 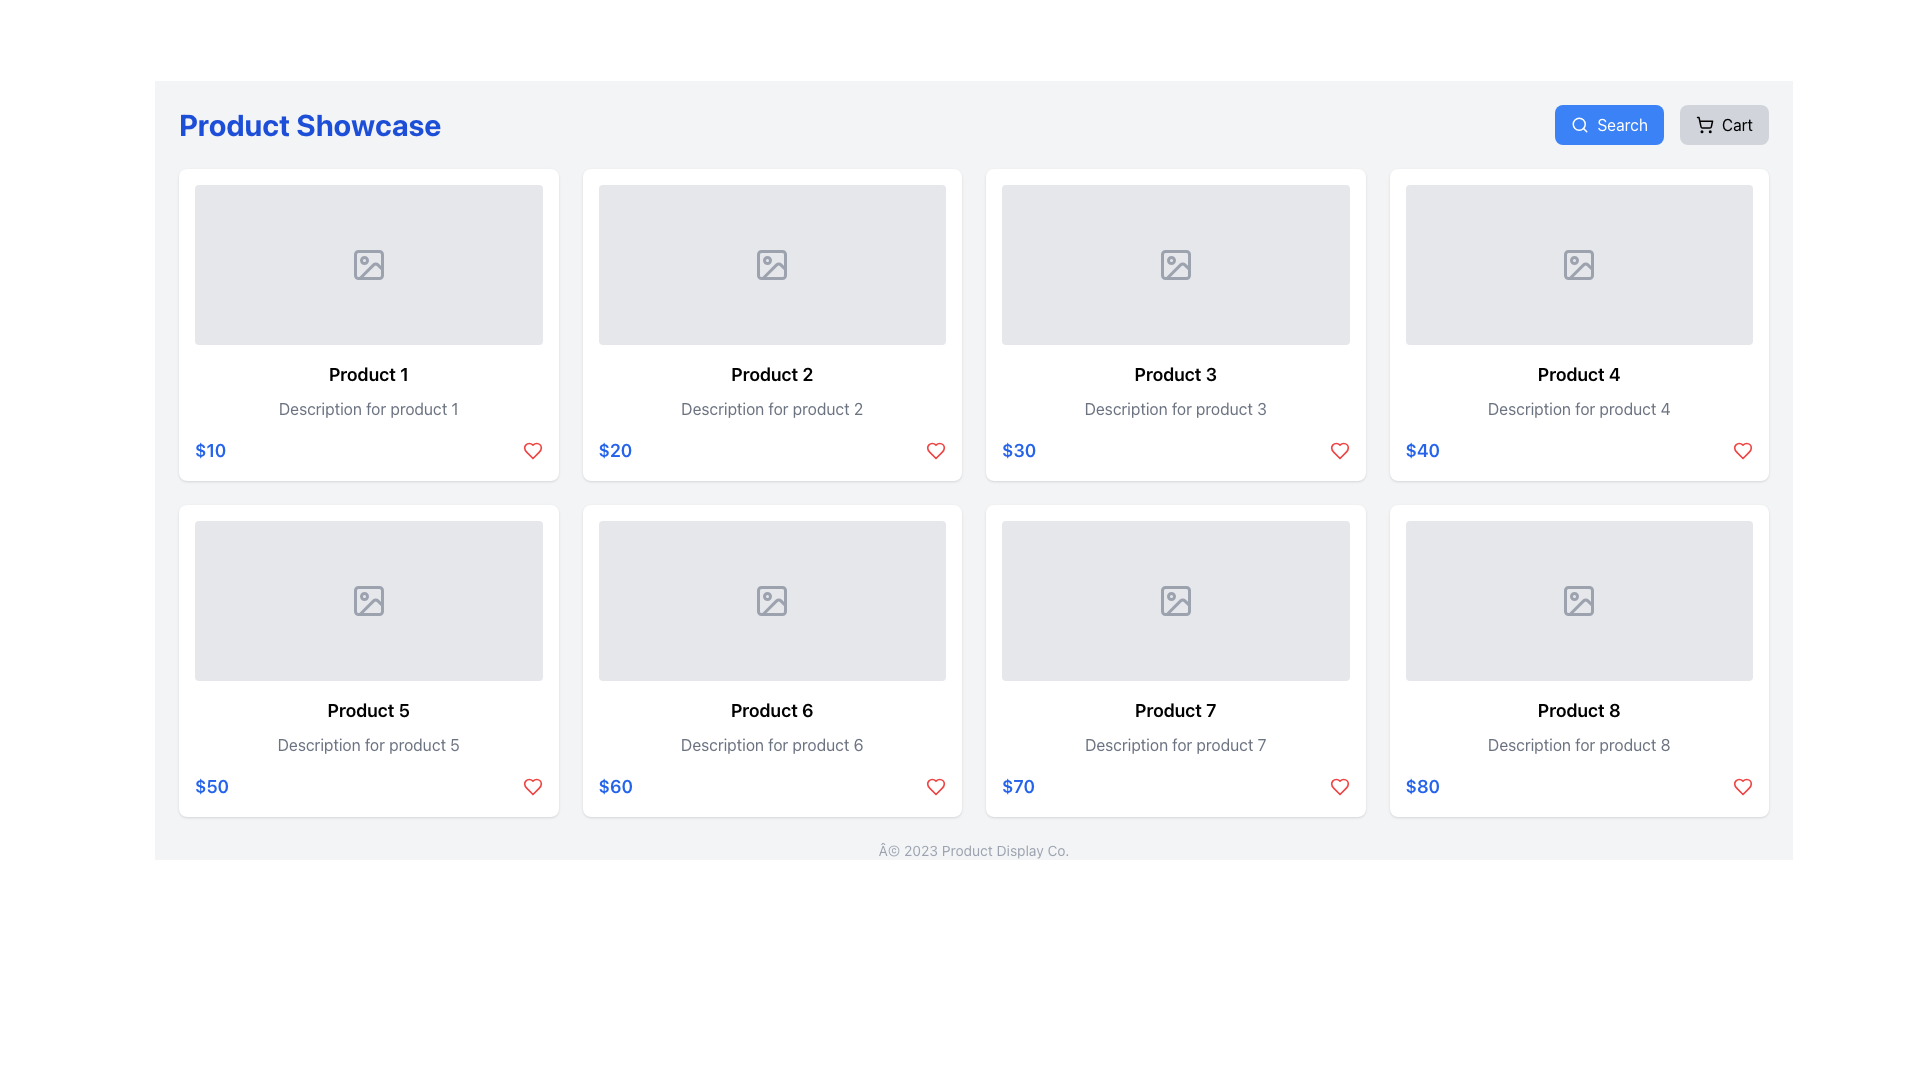 What do you see at coordinates (211, 785) in the screenshot?
I see `the price indicator text label for 'Product 5', located at the bottom-left corner of the product card, adjacent to the heart-shaped icon` at bounding box center [211, 785].